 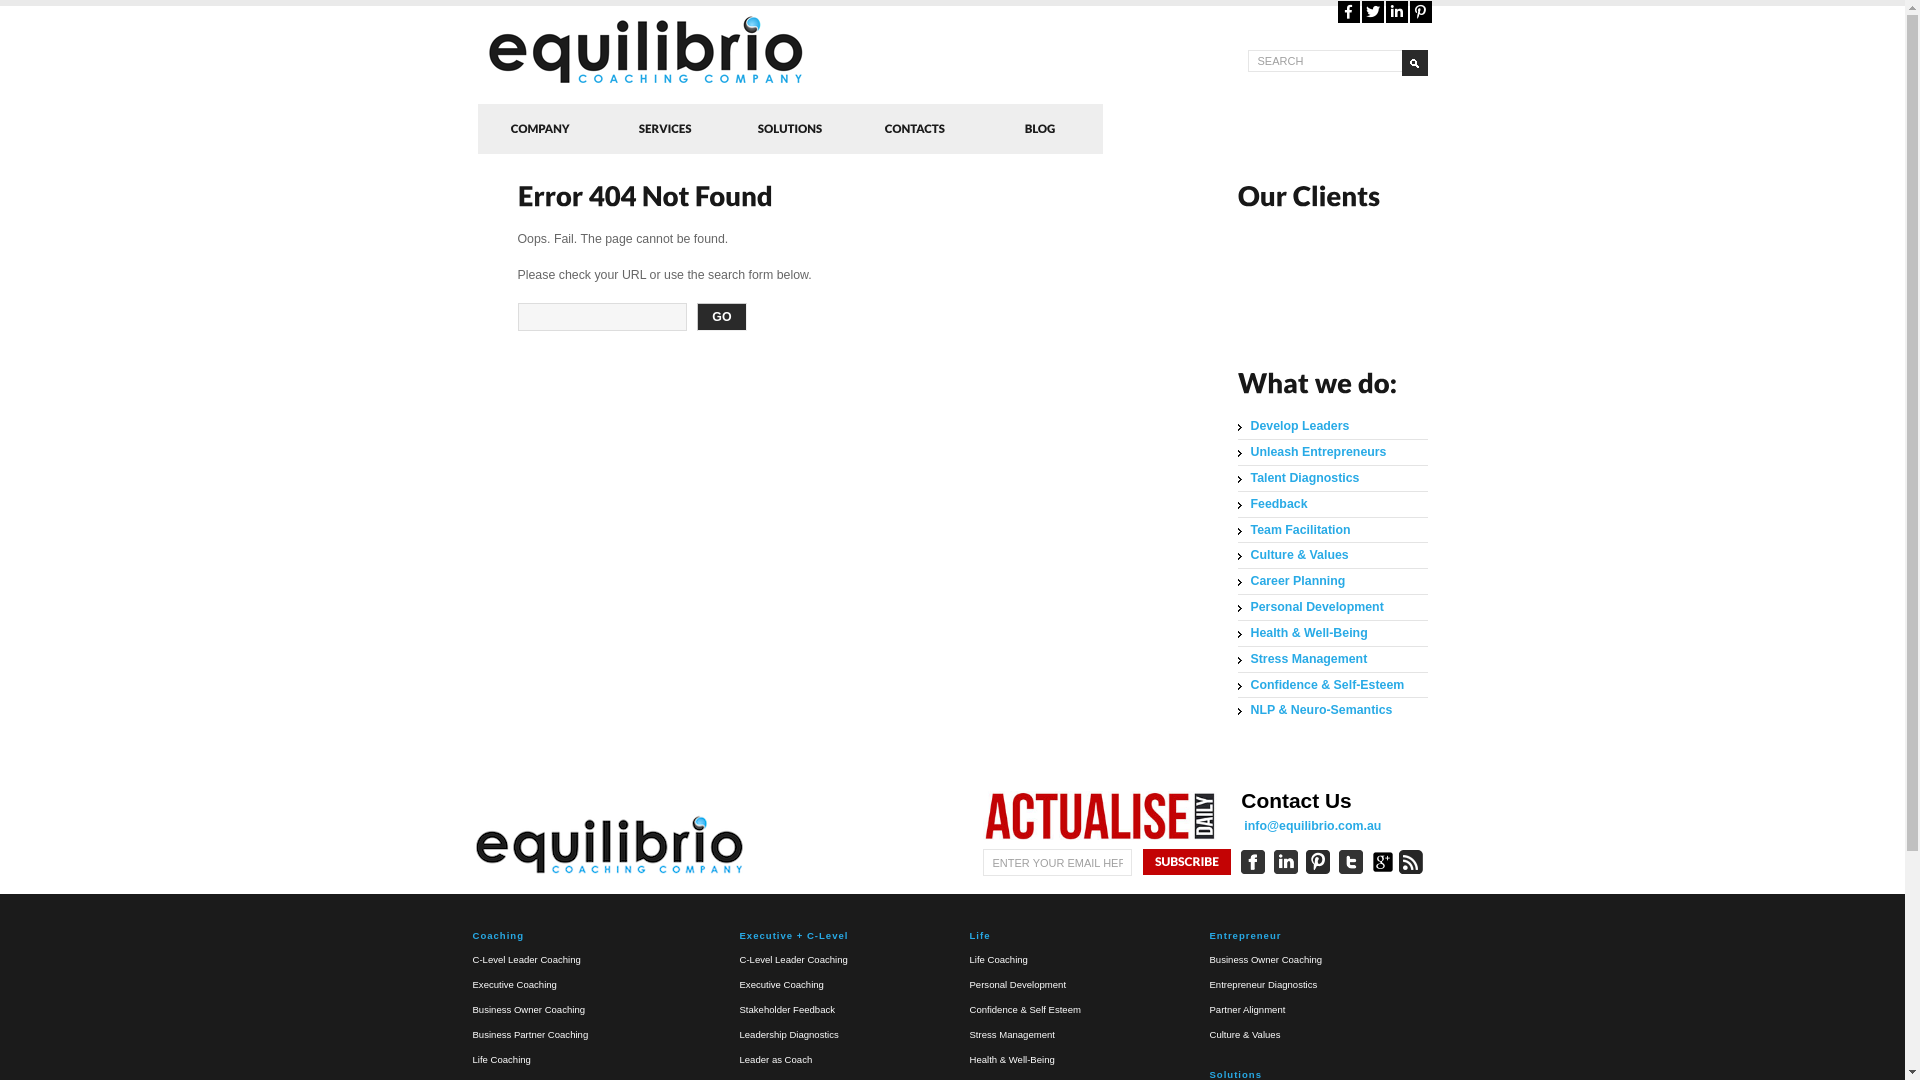 What do you see at coordinates (1296, 425) in the screenshot?
I see `'Develop Leaders'` at bounding box center [1296, 425].